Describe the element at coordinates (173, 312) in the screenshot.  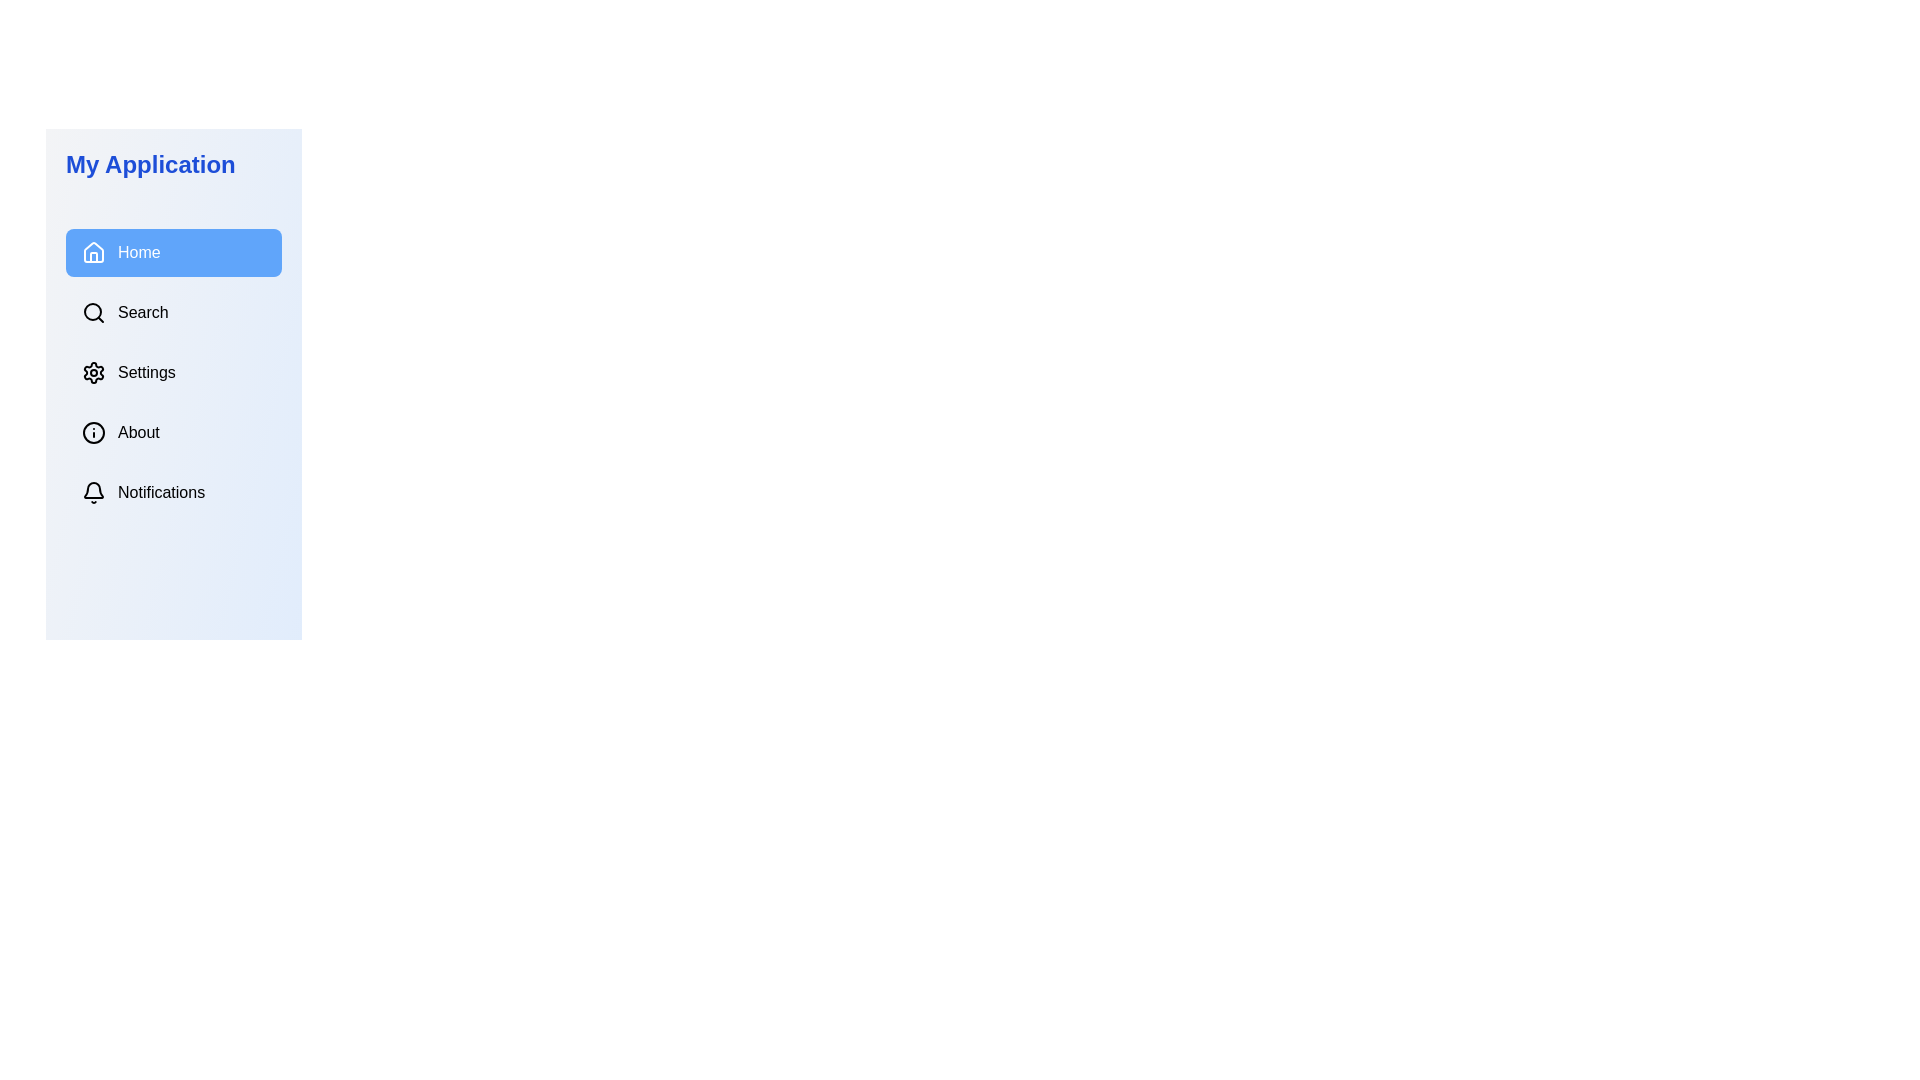
I see `the 'Search' button located in the left navigation menu, positioned between the 'Home' and 'Settings' buttons` at that location.